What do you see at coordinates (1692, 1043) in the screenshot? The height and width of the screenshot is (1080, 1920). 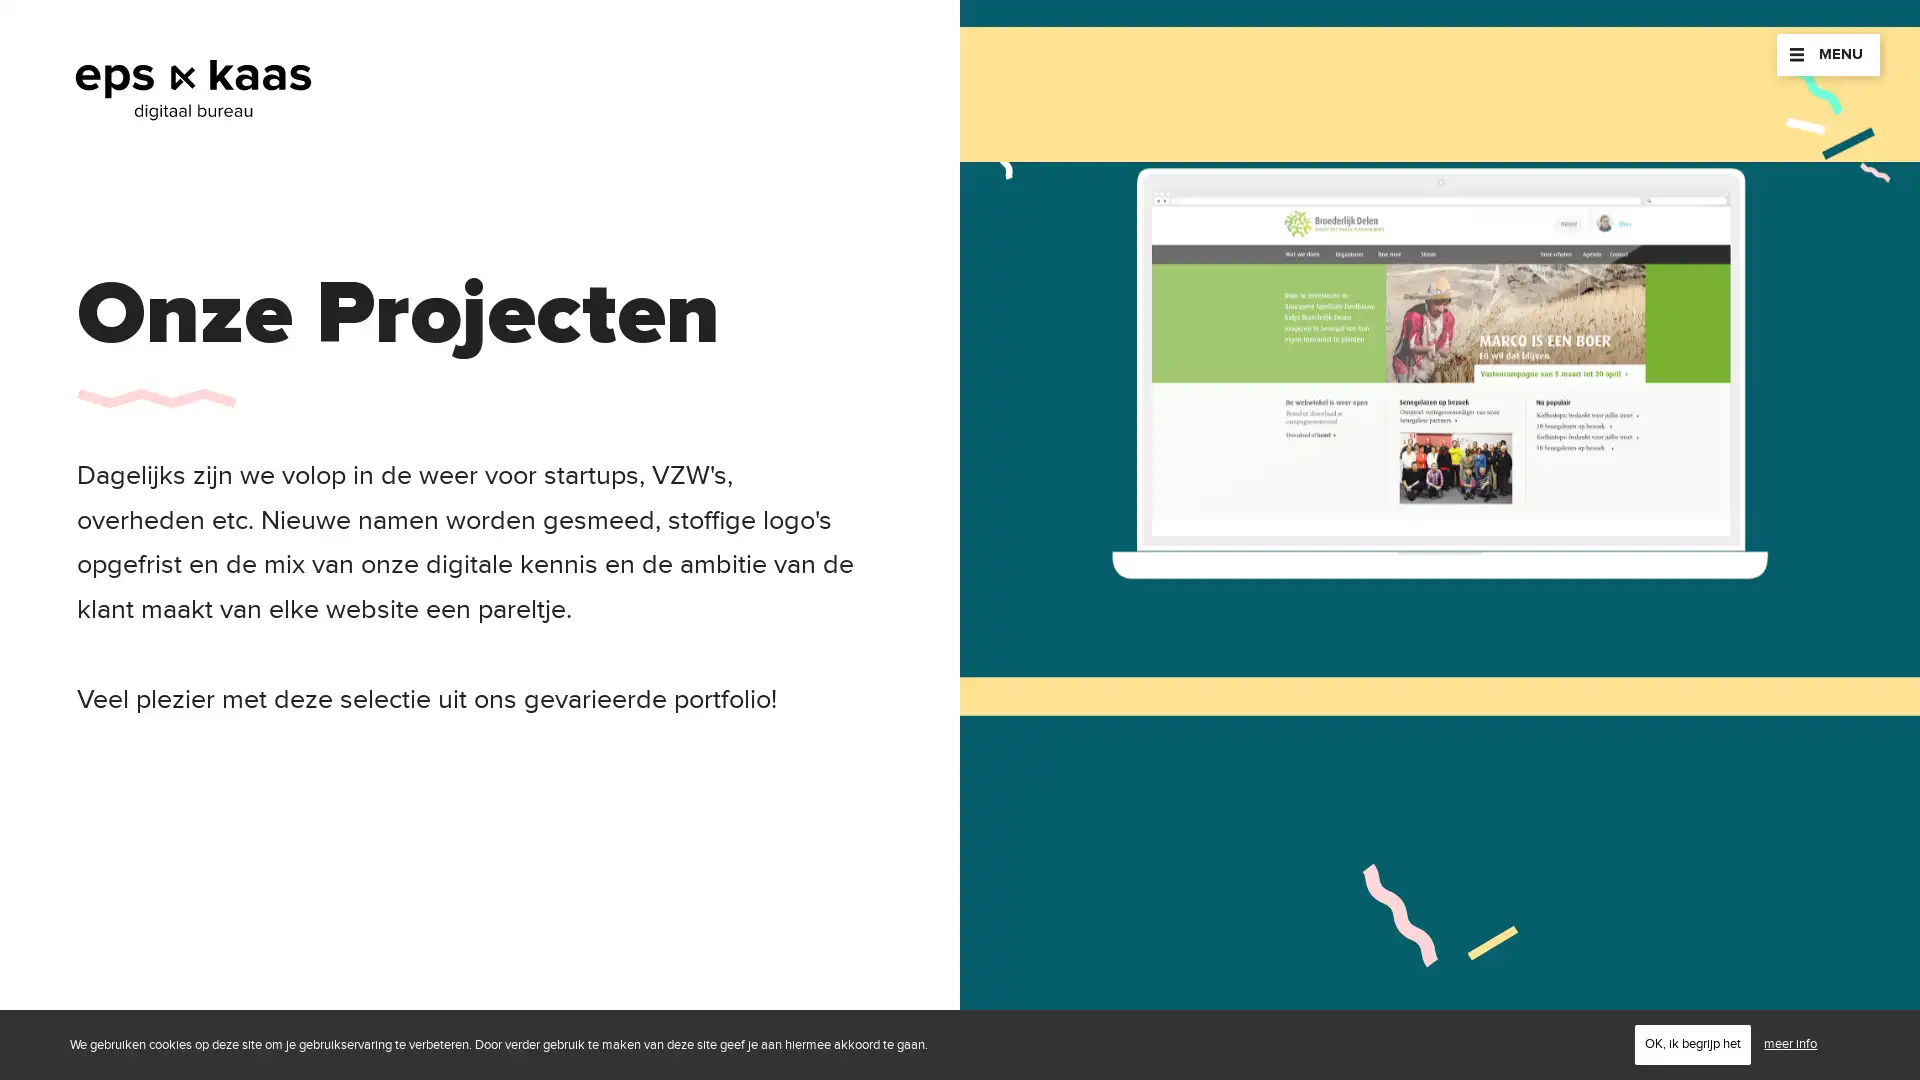 I see `OK, ik begrijp het` at bounding box center [1692, 1043].